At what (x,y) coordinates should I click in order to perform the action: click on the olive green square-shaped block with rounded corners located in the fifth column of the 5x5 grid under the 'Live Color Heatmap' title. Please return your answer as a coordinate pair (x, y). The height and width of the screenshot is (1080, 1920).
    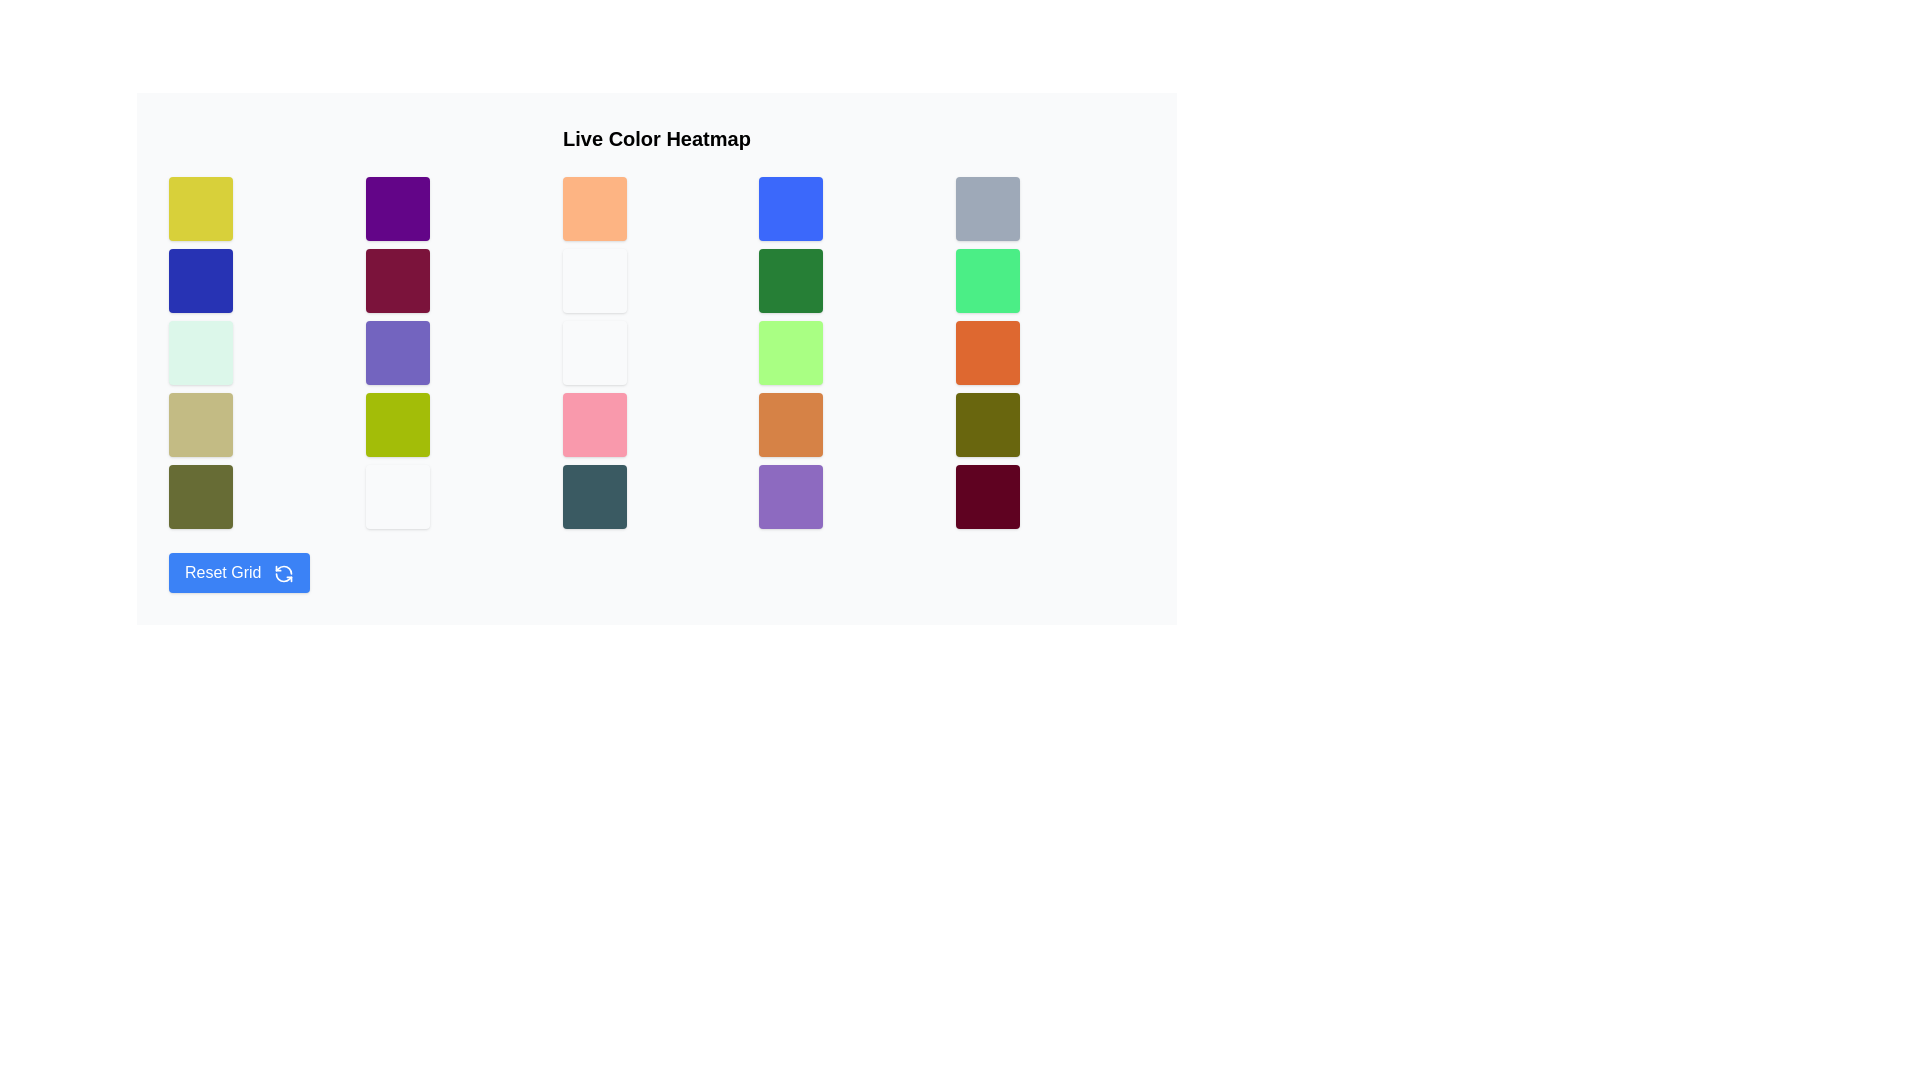
    Looking at the image, I should click on (988, 423).